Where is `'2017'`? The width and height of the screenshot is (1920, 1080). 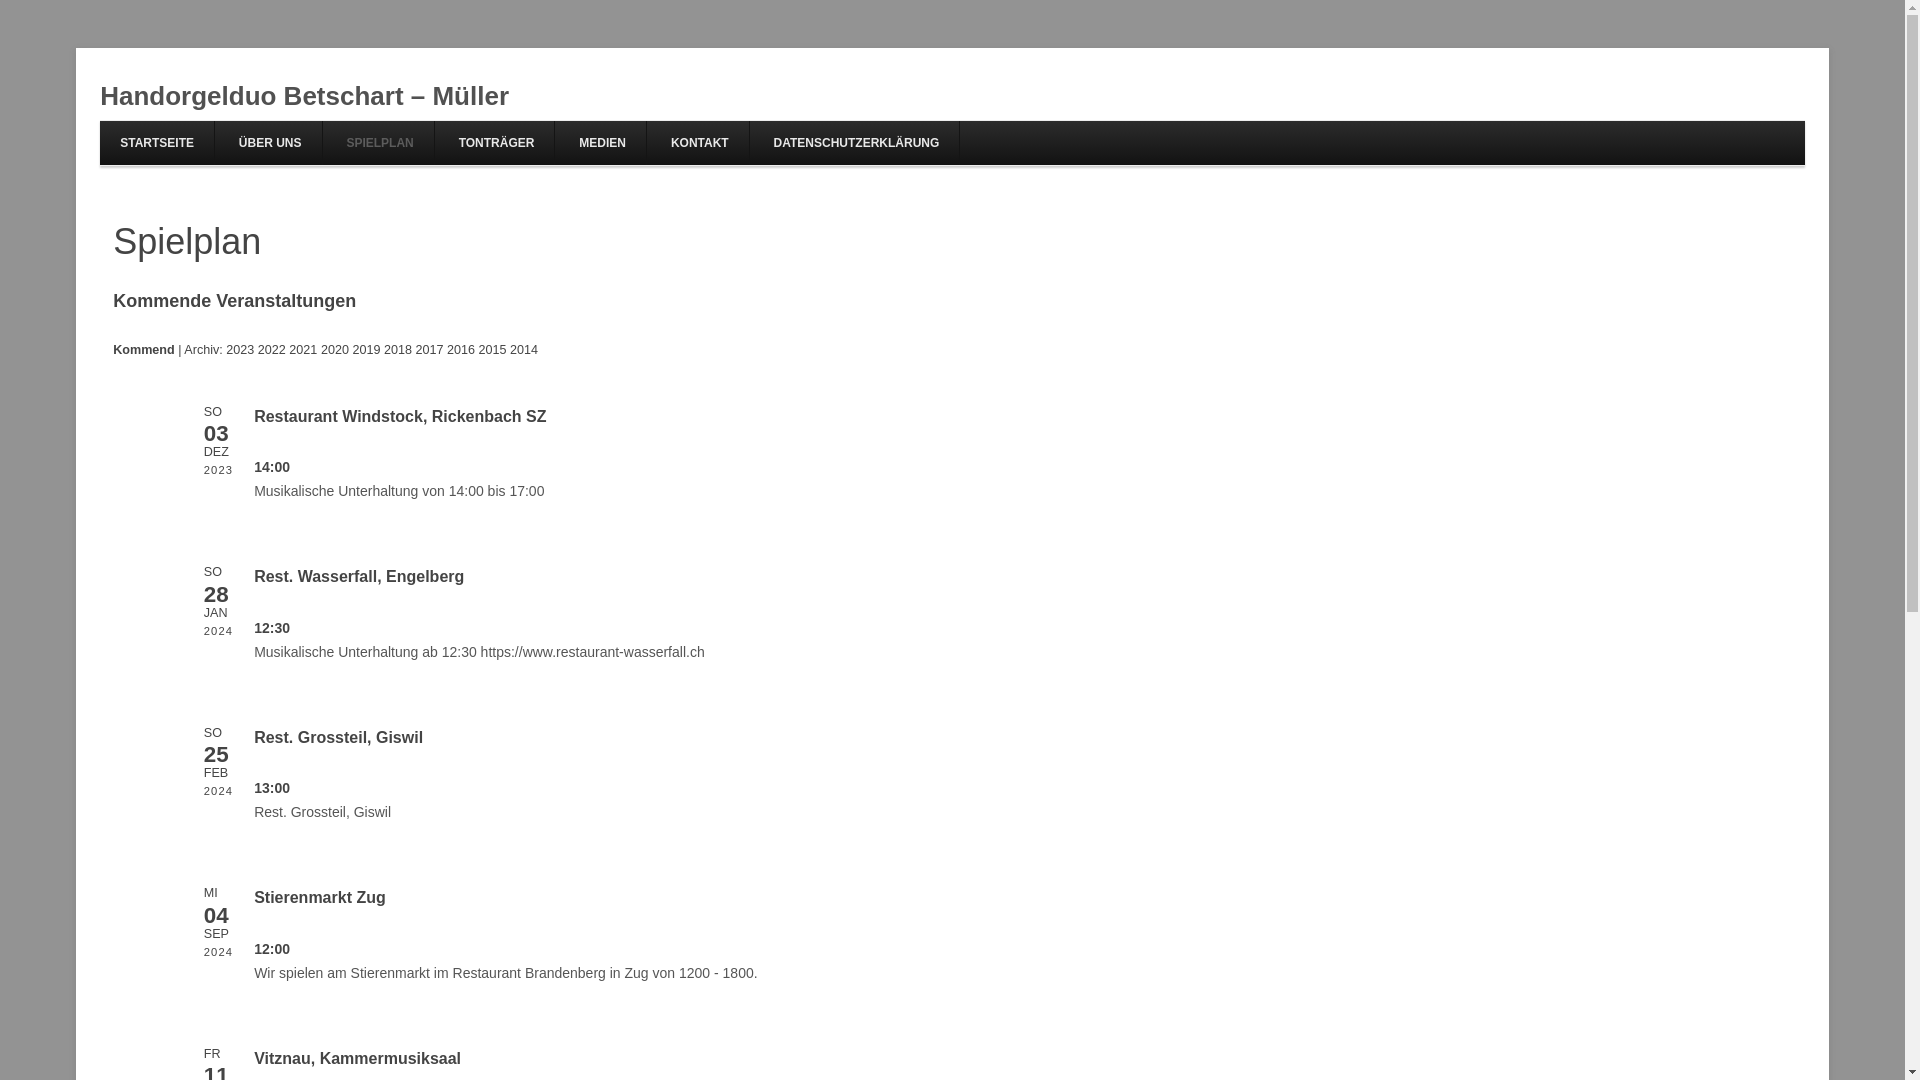 '2017' is located at coordinates (427, 349).